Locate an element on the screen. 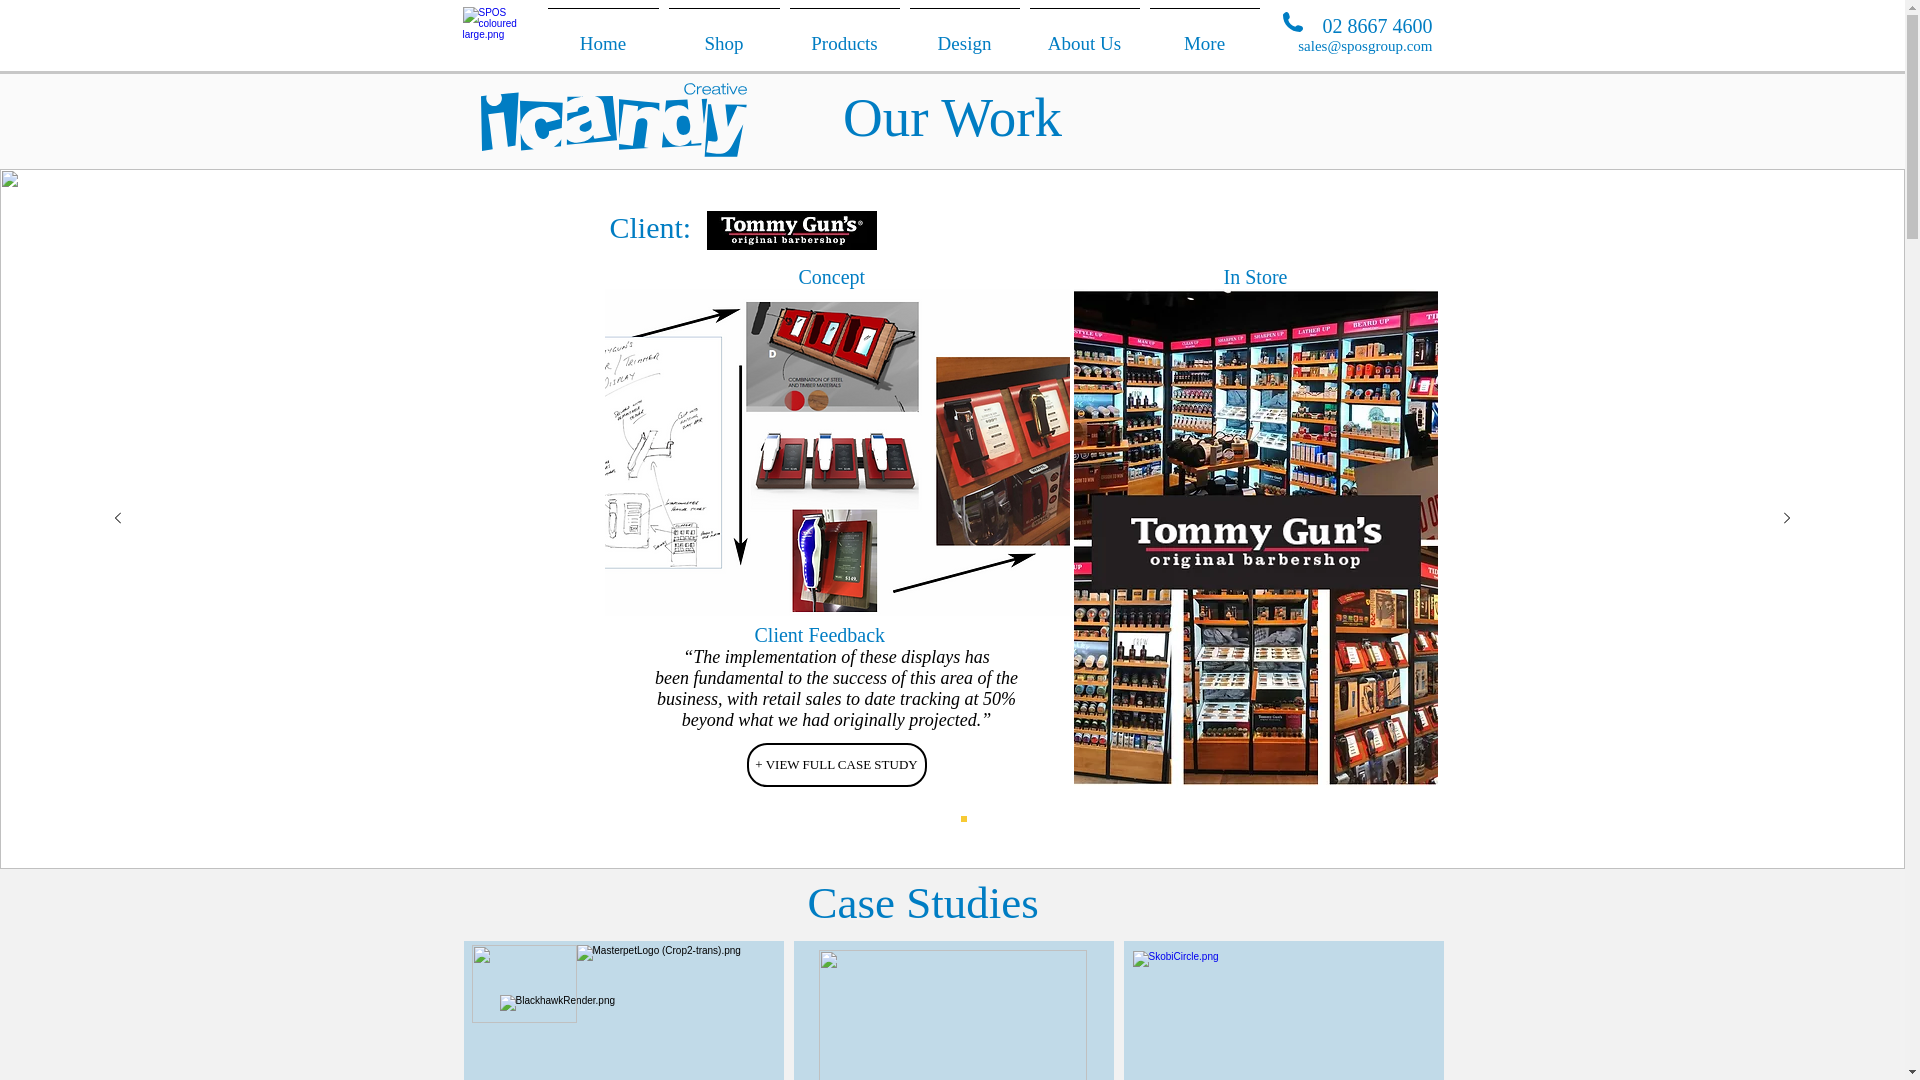 The height and width of the screenshot is (1080, 1920). 'MasterpetLogo (Crop).png' is located at coordinates (675, 968).